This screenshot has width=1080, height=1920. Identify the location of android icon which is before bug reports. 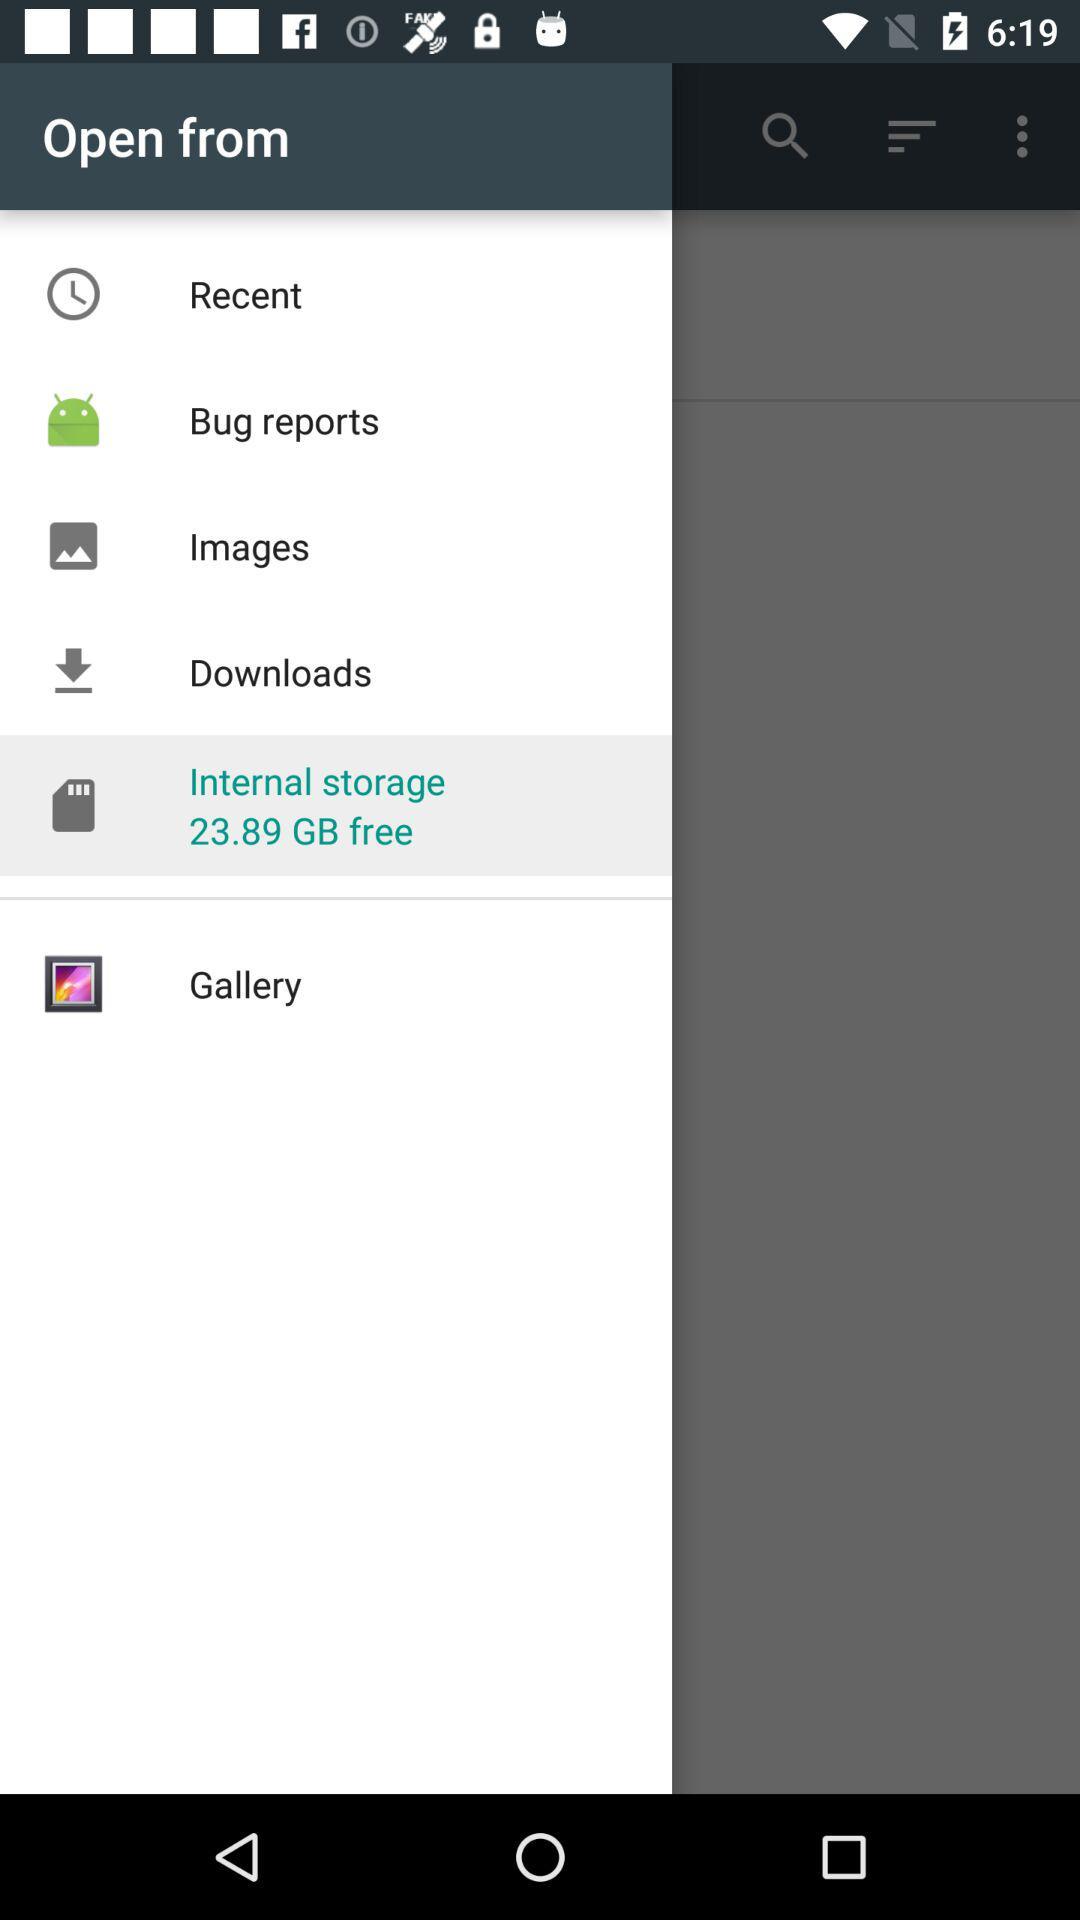
(72, 419).